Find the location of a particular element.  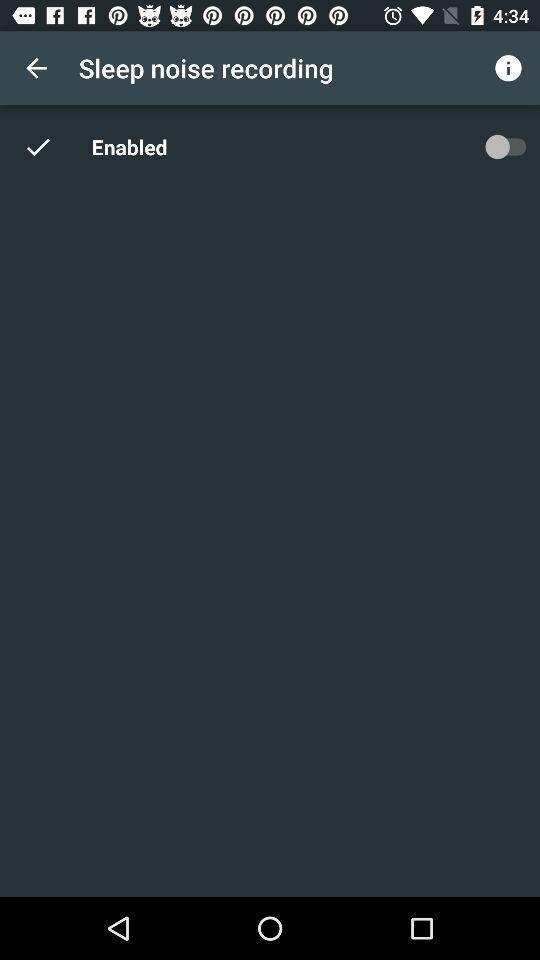

app to the right of the sleep noise recording item is located at coordinates (508, 68).